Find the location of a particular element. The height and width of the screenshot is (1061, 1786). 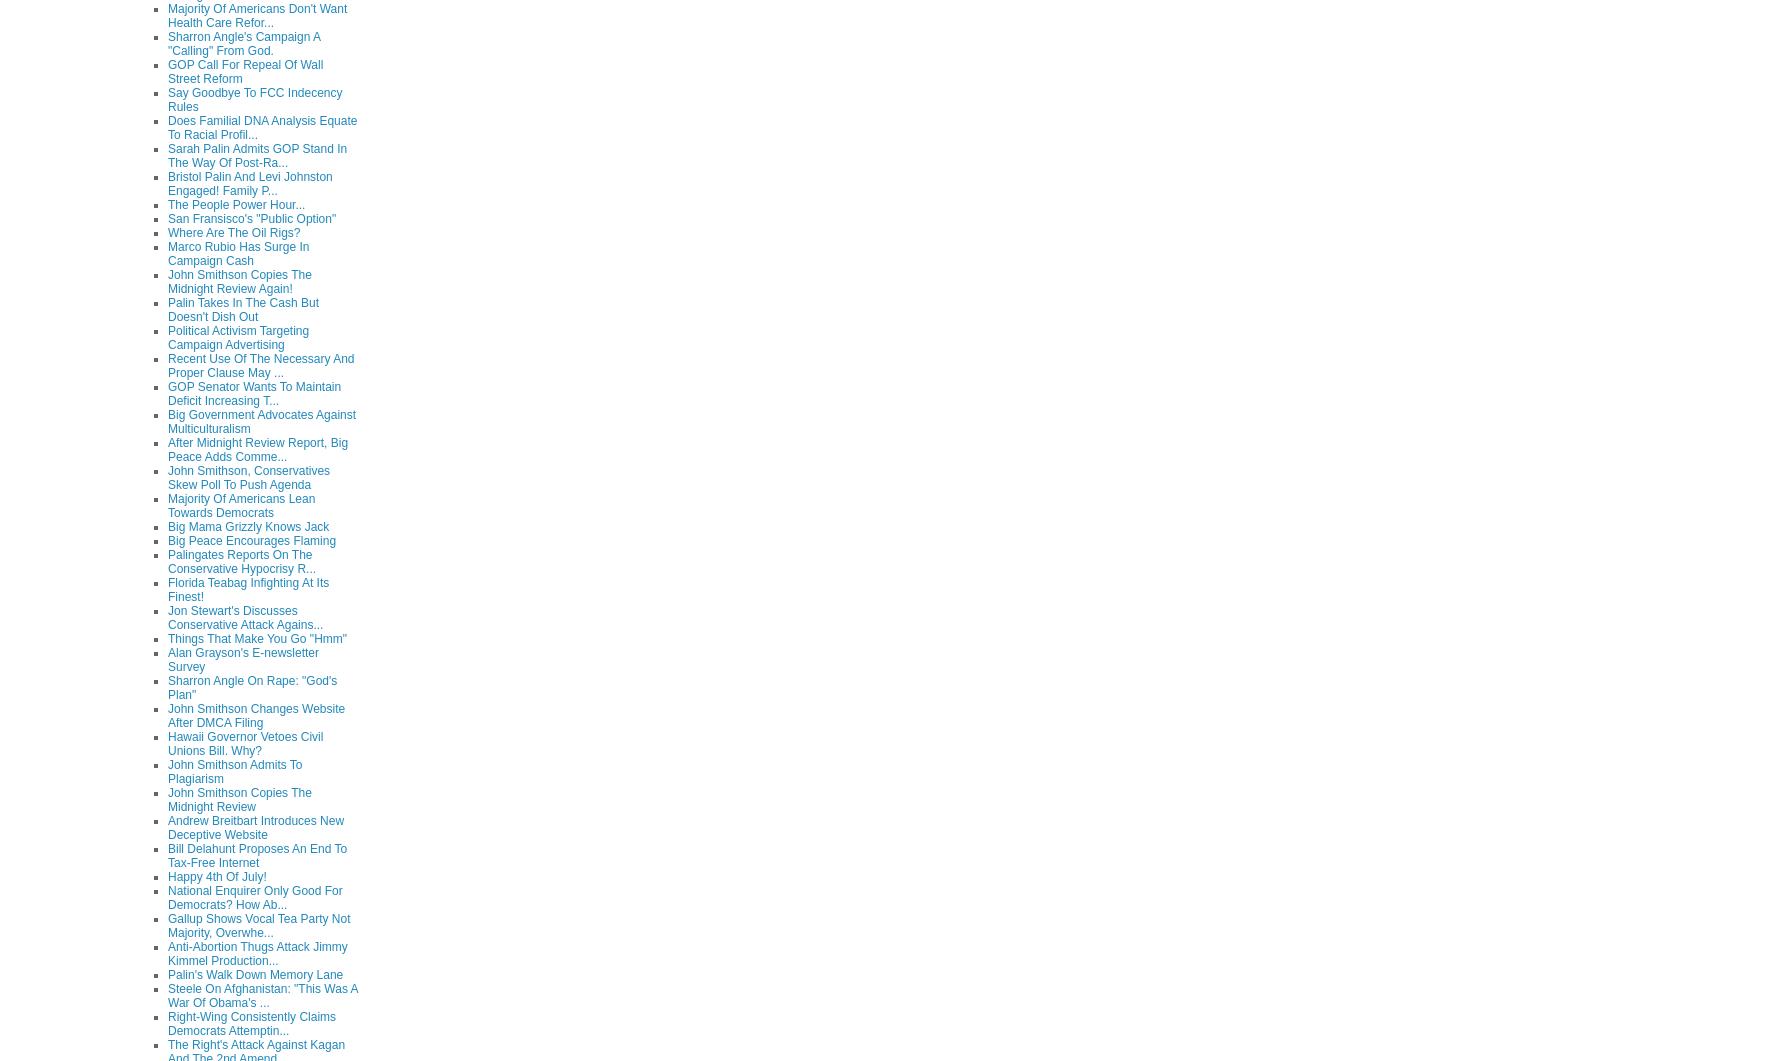

'GOP Senator Wants To Maintain Deficit Increasing T...' is located at coordinates (253, 392).